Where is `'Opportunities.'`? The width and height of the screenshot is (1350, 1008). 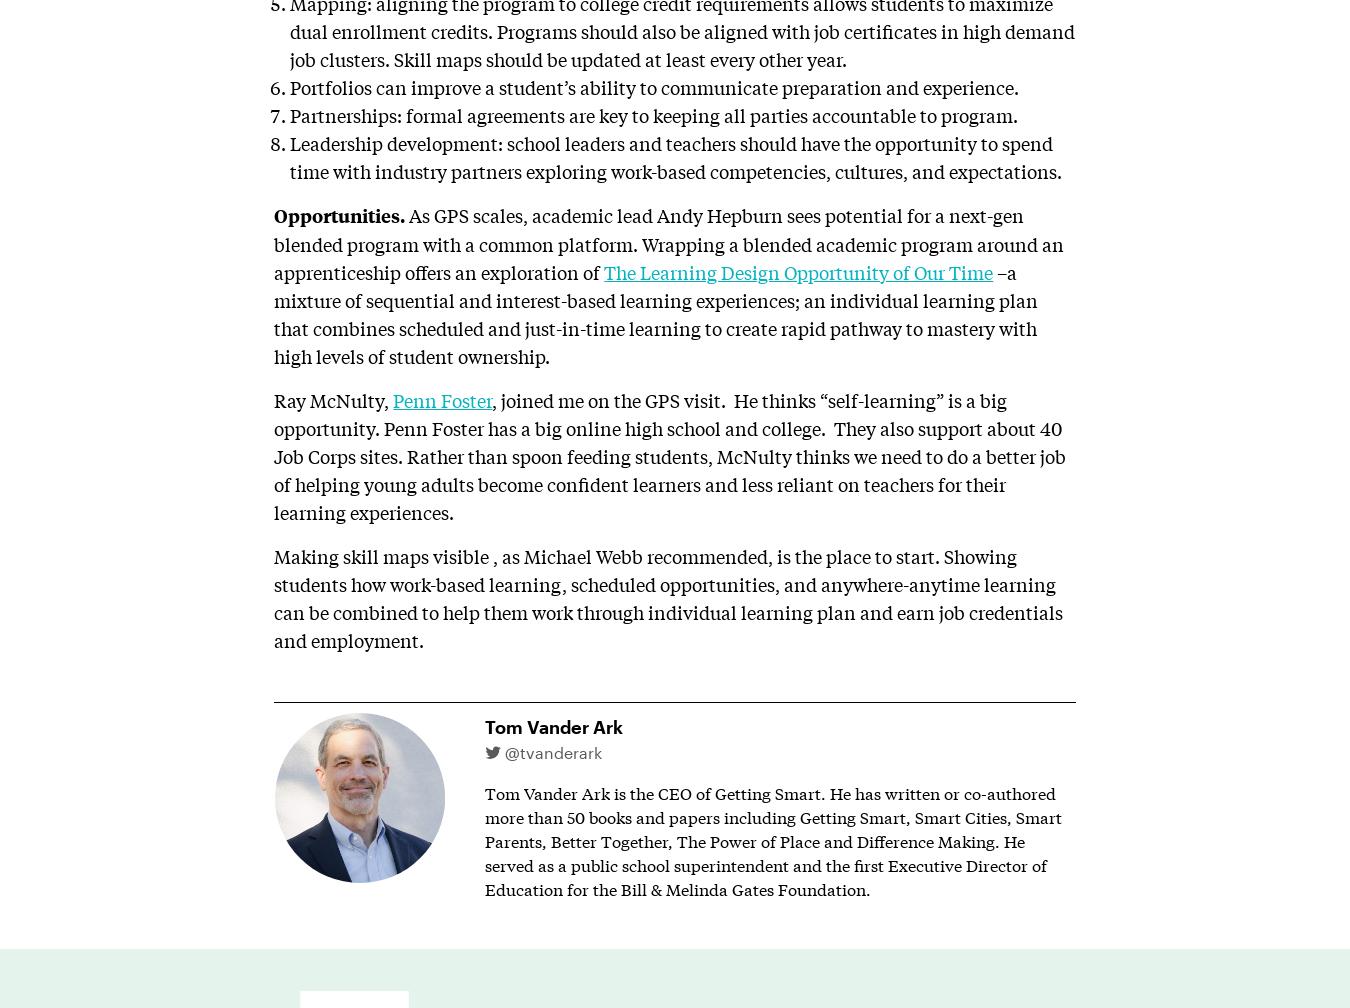 'Opportunities.' is located at coordinates (339, 214).